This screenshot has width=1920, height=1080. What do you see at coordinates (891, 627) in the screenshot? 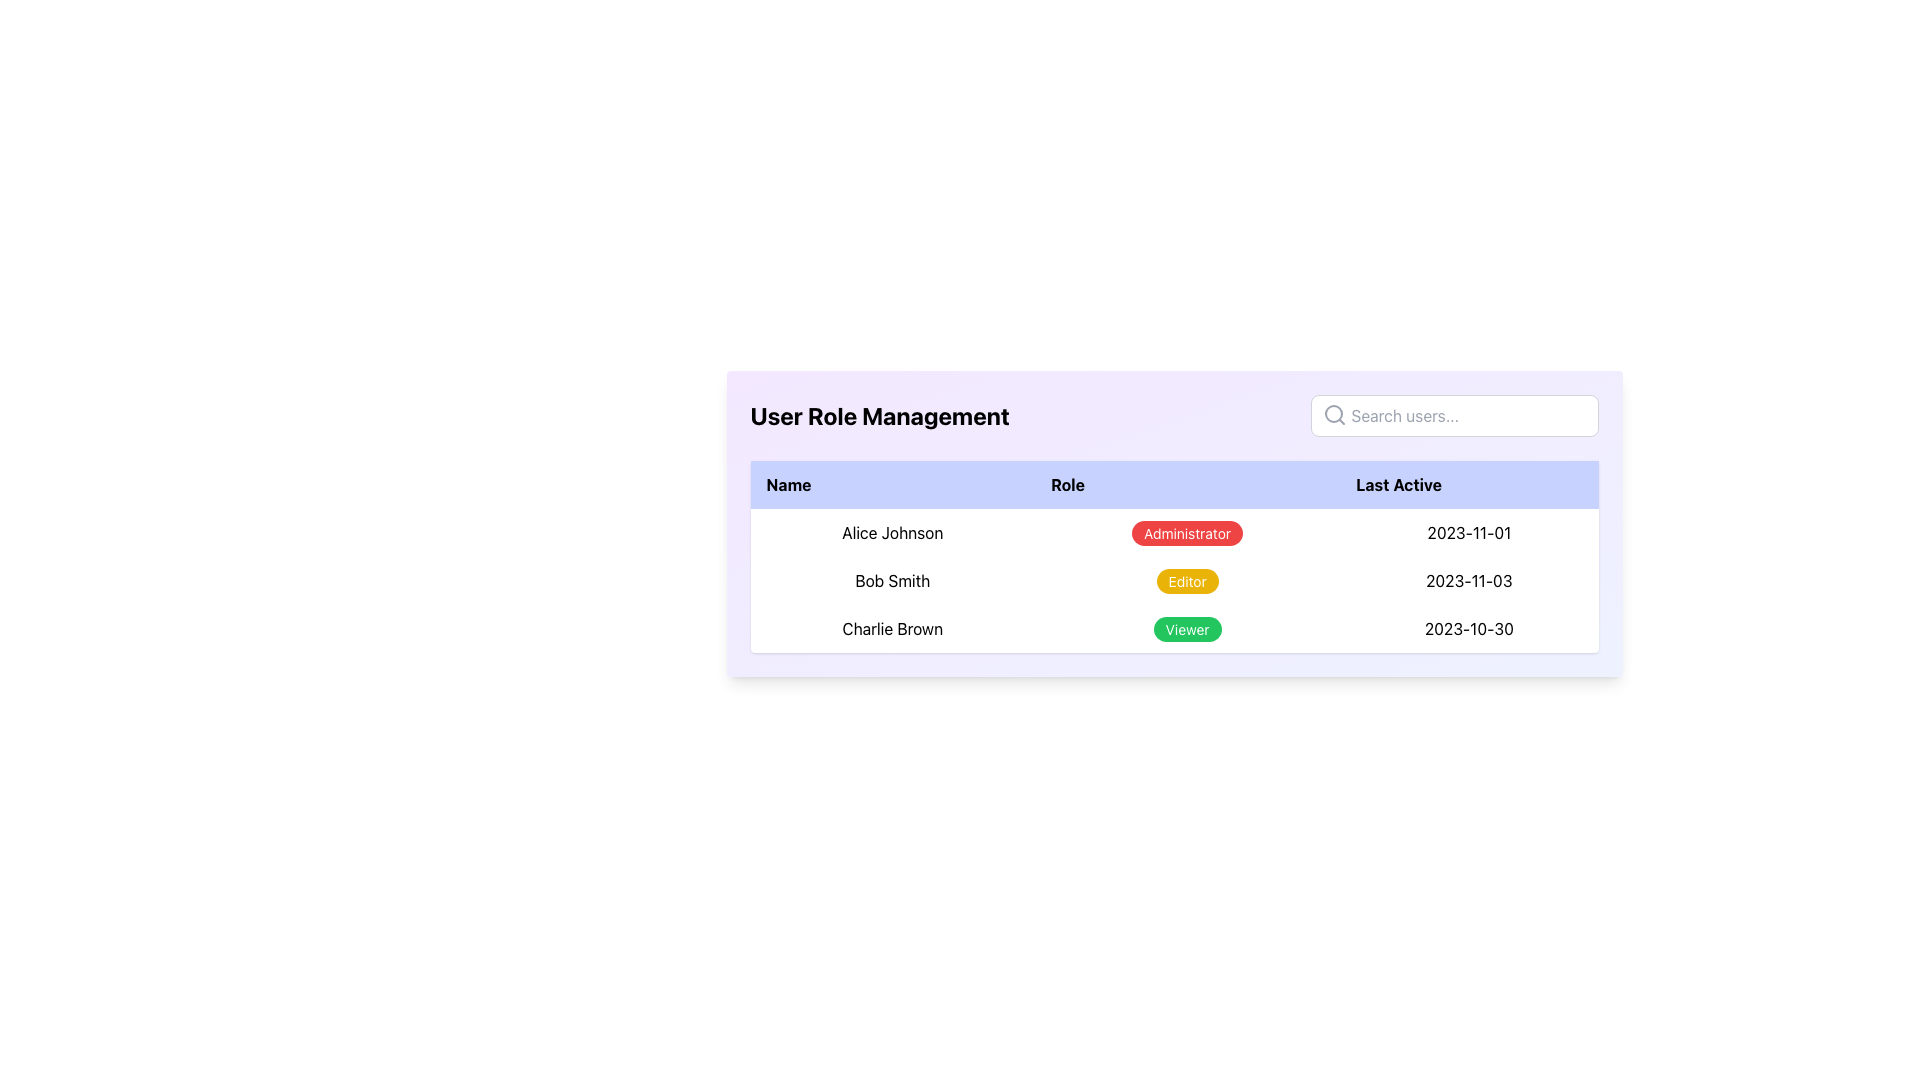
I see `the text label displaying 'Charlie Brown' in the user table, which is the third item under the 'Name' column` at bounding box center [891, 627].